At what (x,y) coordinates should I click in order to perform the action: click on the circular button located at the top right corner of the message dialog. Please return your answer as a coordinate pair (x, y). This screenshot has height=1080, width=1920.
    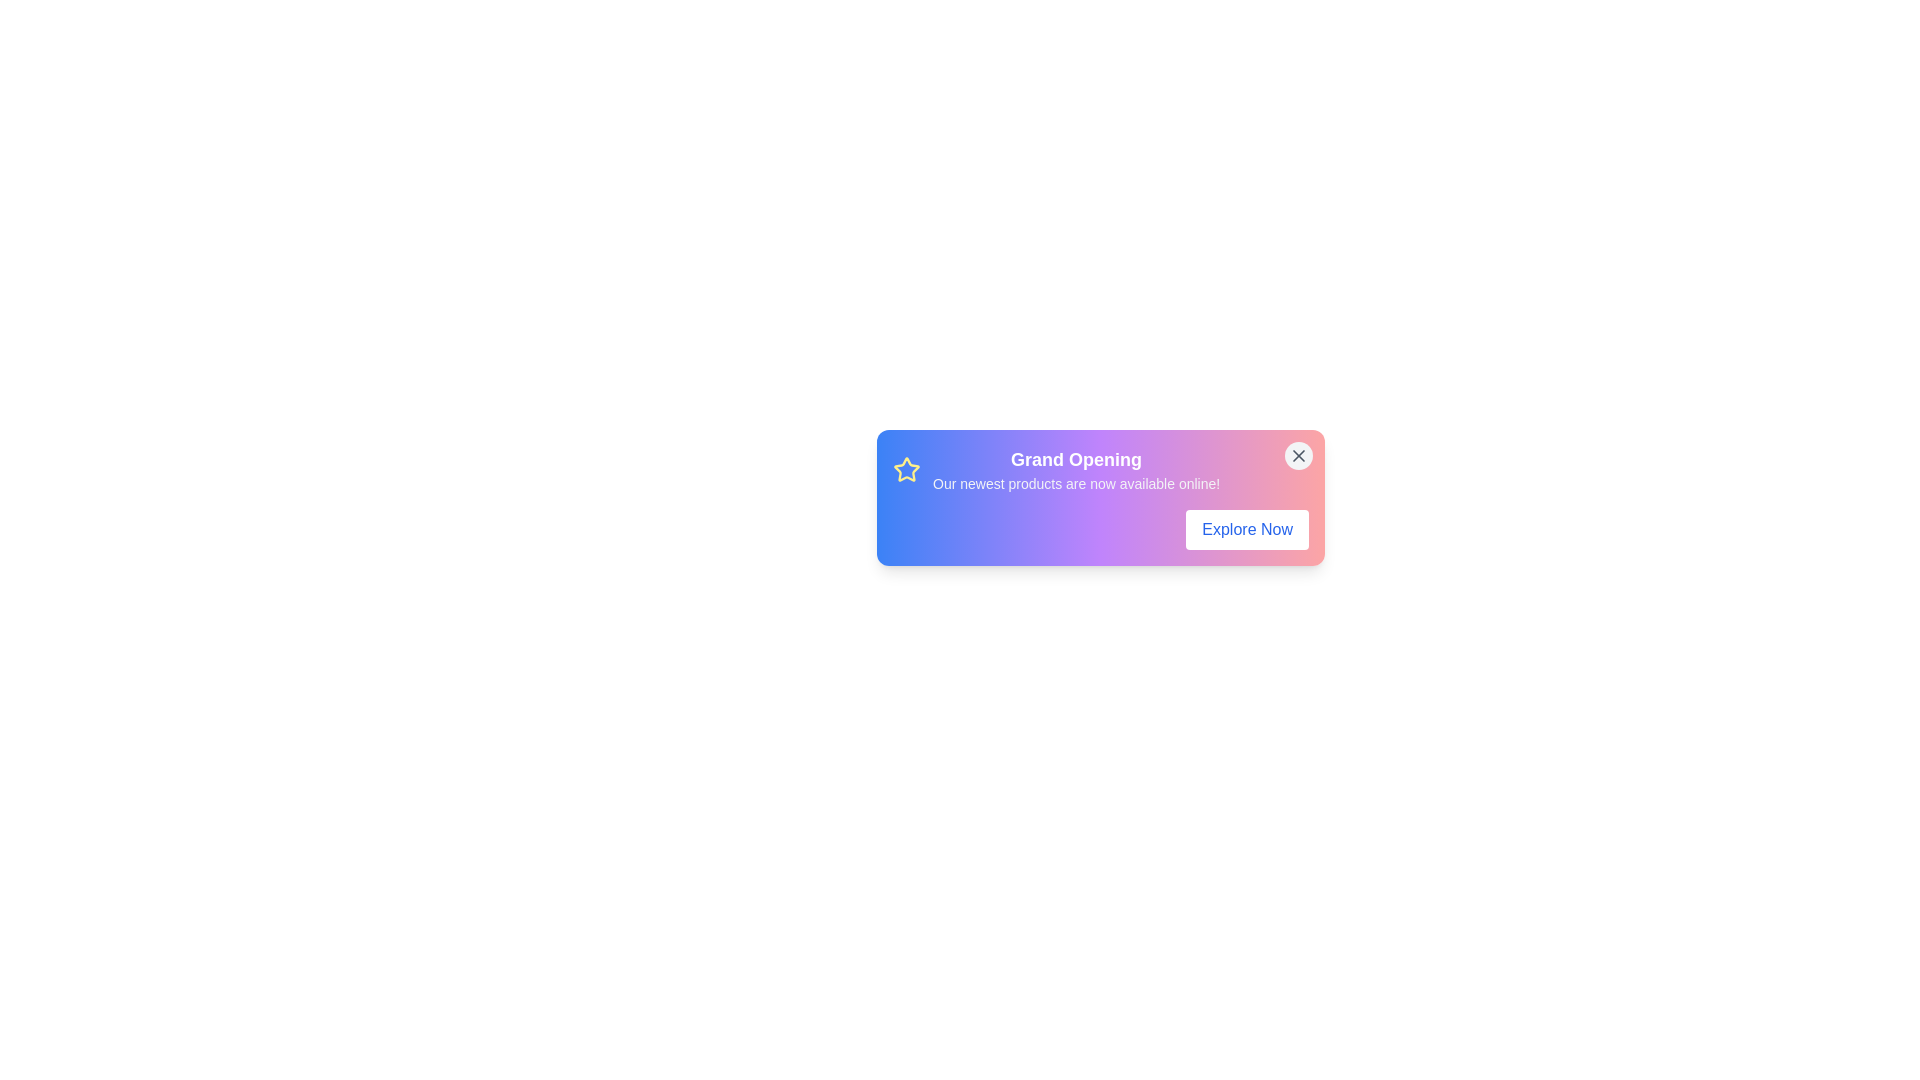
    Looking at the image, I should click on (1299, 455).